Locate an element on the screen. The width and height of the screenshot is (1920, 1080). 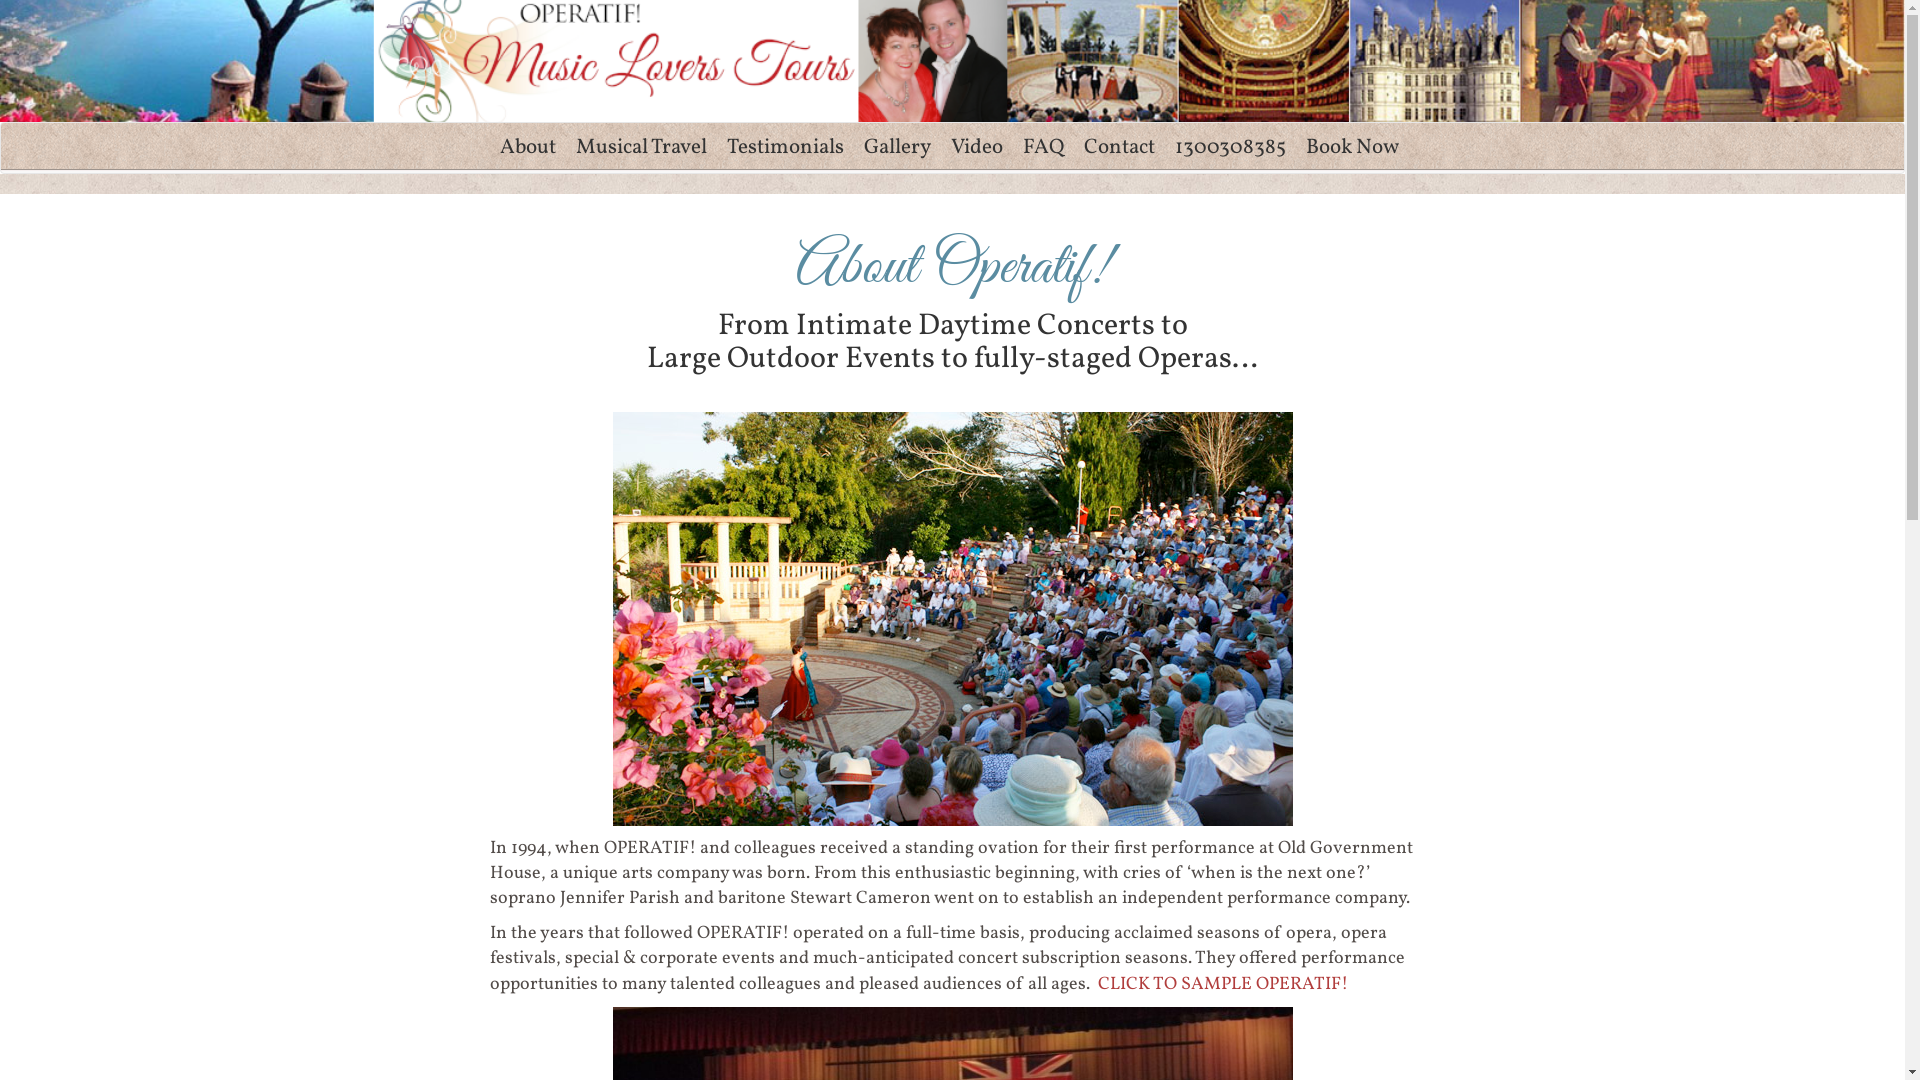
'Contact' is located at coordinates (1118, 146).